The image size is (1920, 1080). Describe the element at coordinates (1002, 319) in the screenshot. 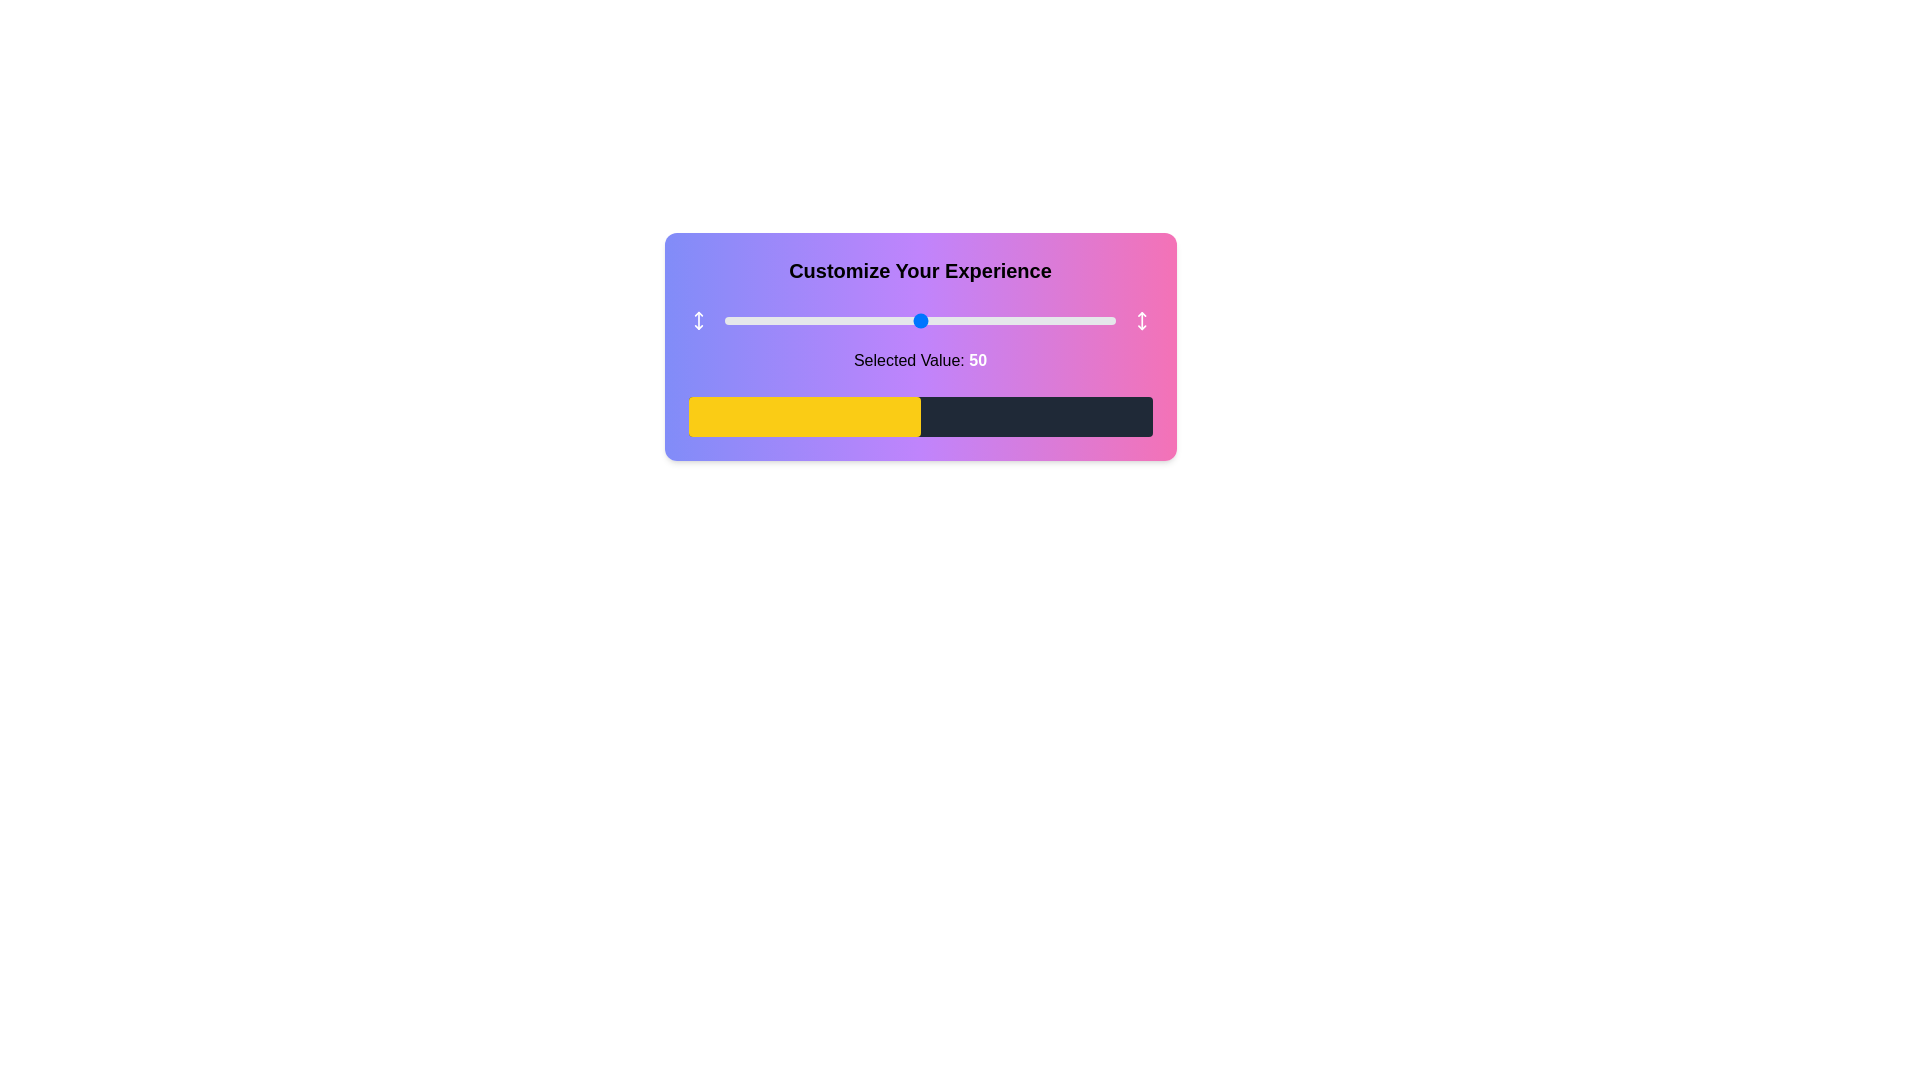

I see `the slider to set its value to 71` at that location.